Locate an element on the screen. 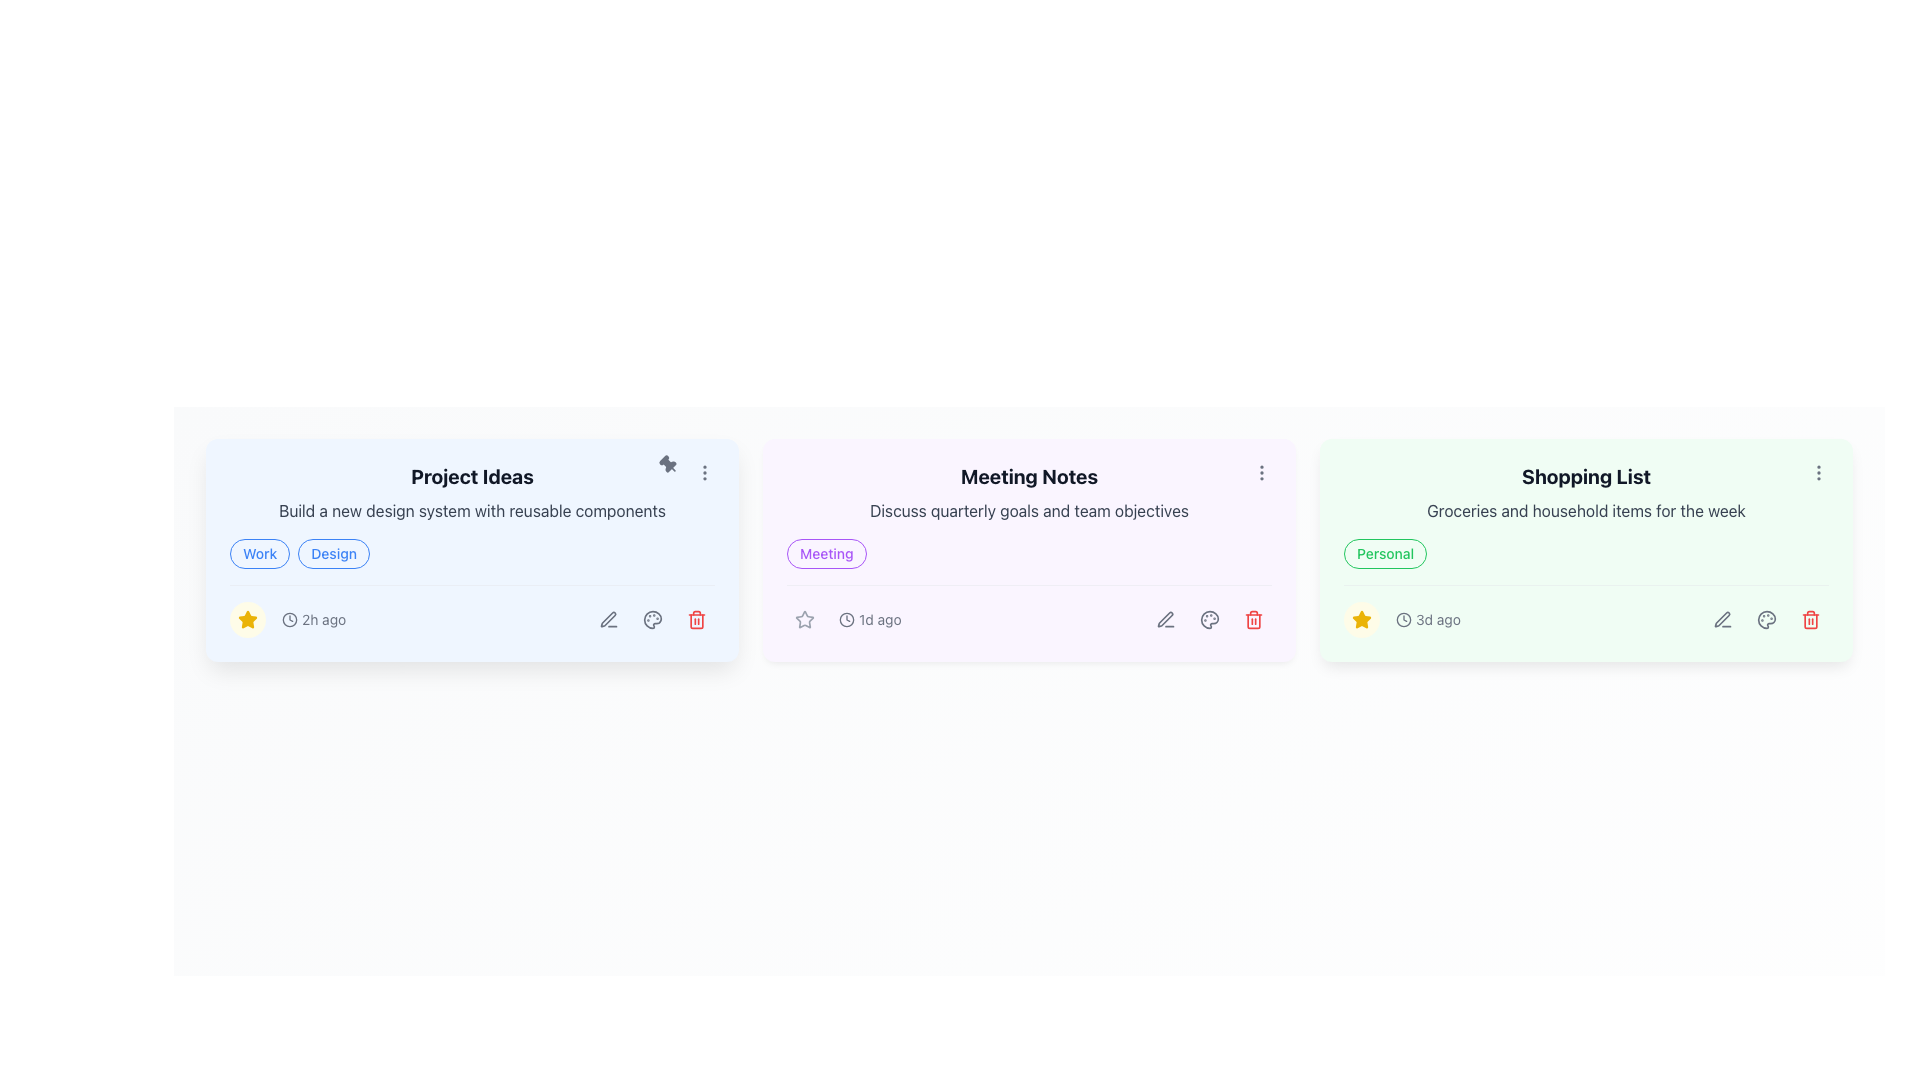 The width and height of the screenshot is (1920, 1080). the trash bin icon, which is the third element in the actions section of the 'Project Ideas' card, to initiate deletion is located at coordinates (696, 619).